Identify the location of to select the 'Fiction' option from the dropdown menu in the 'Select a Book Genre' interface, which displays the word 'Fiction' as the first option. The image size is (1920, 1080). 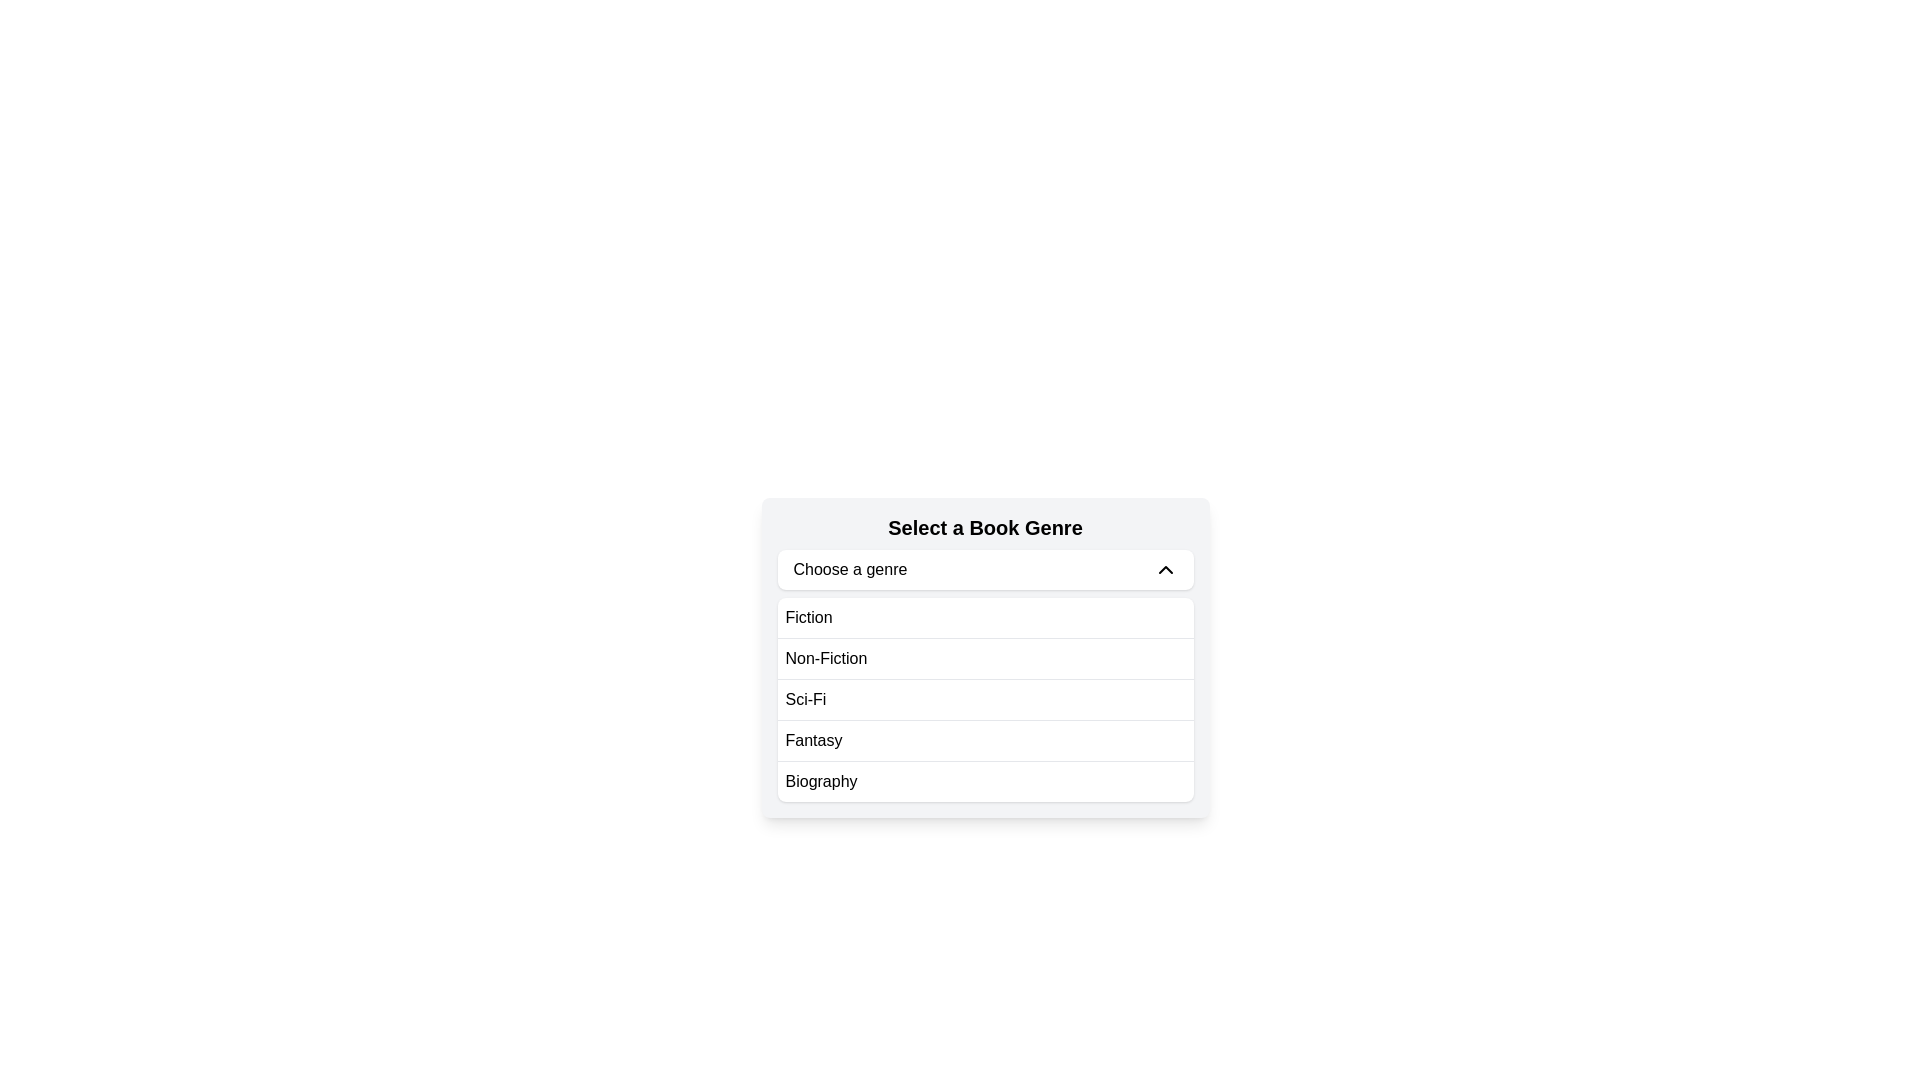
(809, 616).